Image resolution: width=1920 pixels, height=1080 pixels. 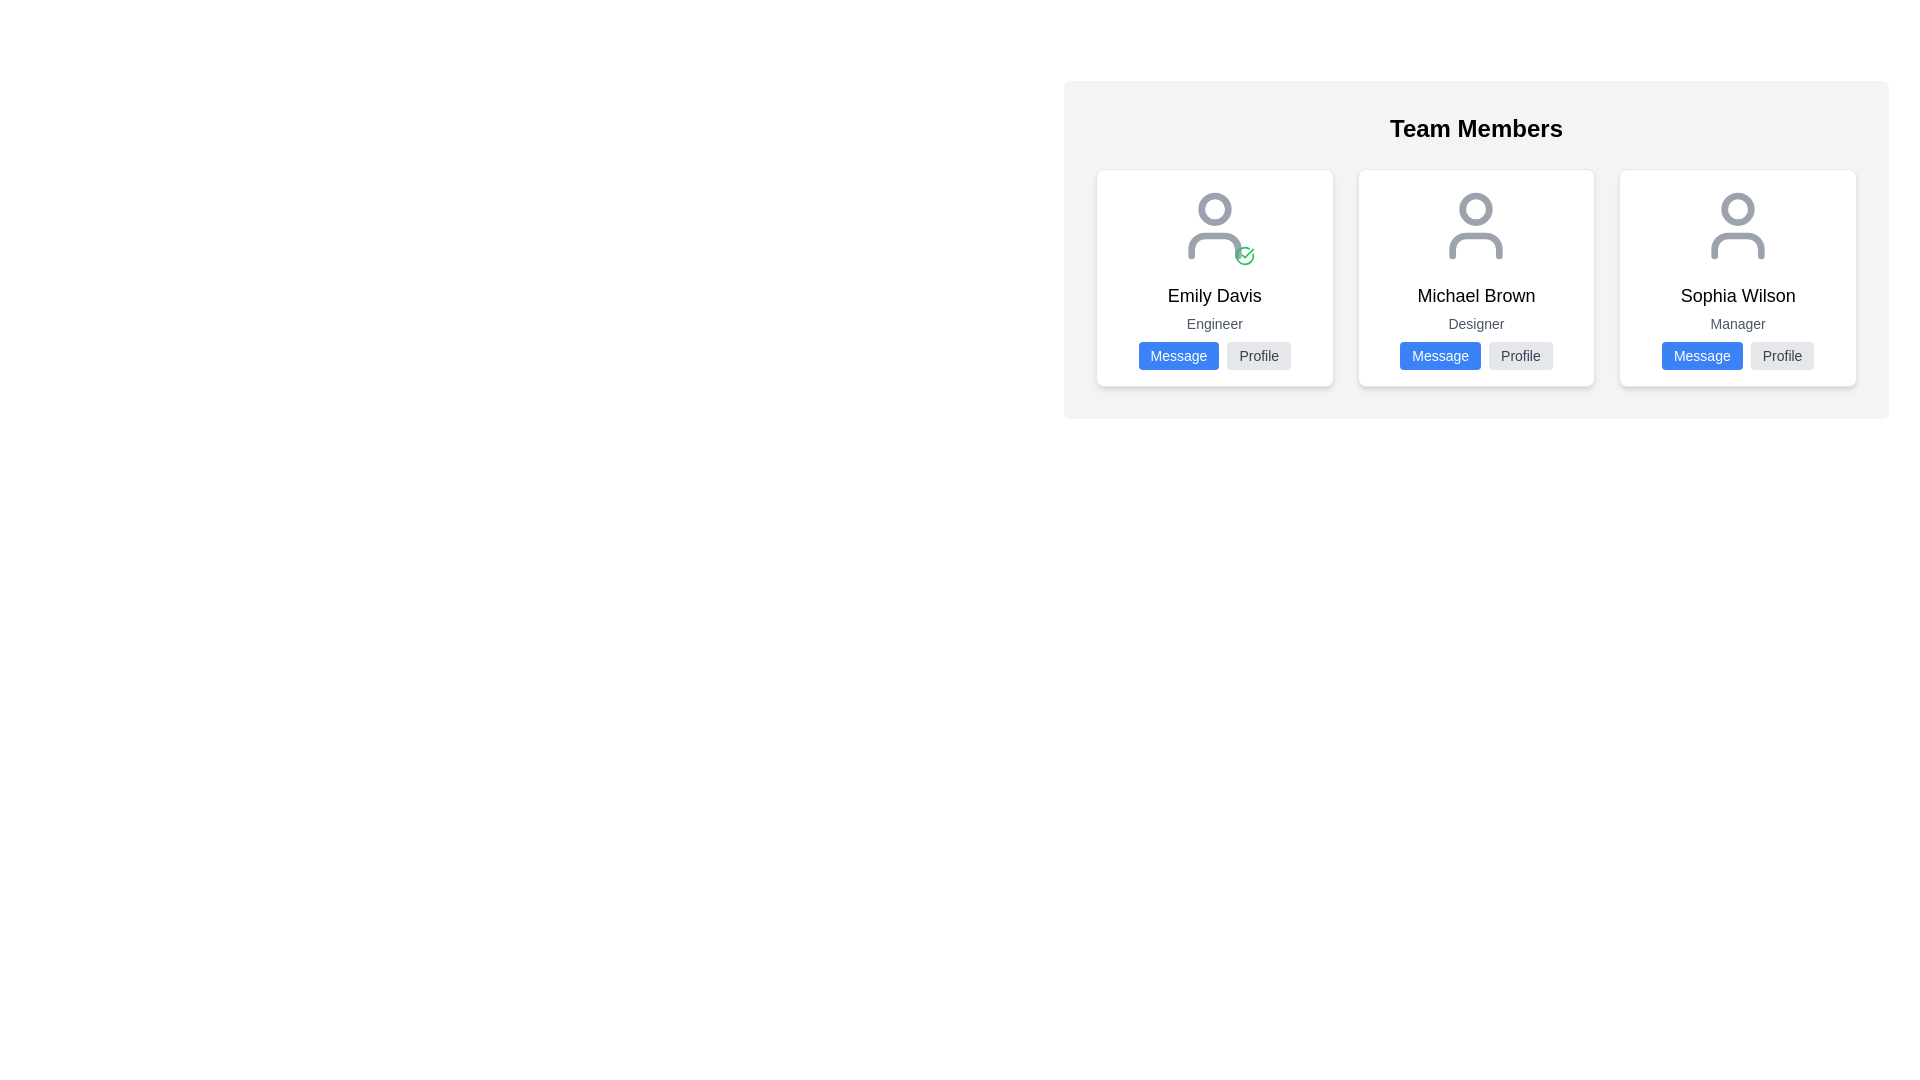 What do you see at coordinates (1213, 323) in the screenshot?
I see `the label containing the text 'Engineer', which is styled in small gray font and located below 'Emily Davis' within a bordered card layout` at bounding box center [1213, 323].